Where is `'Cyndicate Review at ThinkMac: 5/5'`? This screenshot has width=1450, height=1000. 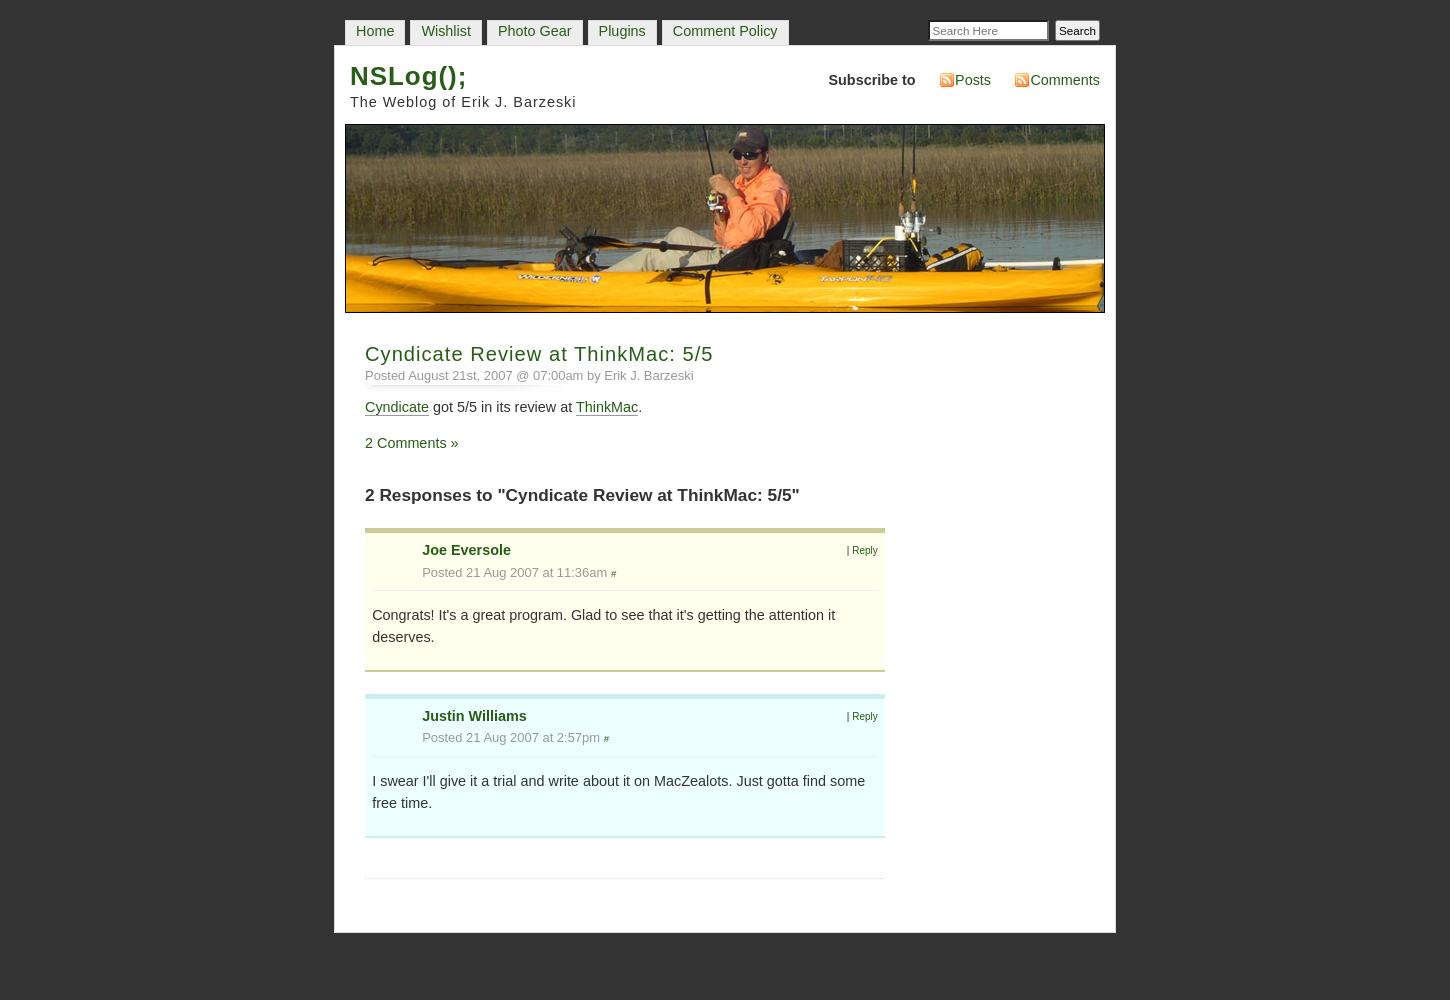 'Cyndicate Review at ThinkMac: 5/5' is located at coordinates (538, 352).